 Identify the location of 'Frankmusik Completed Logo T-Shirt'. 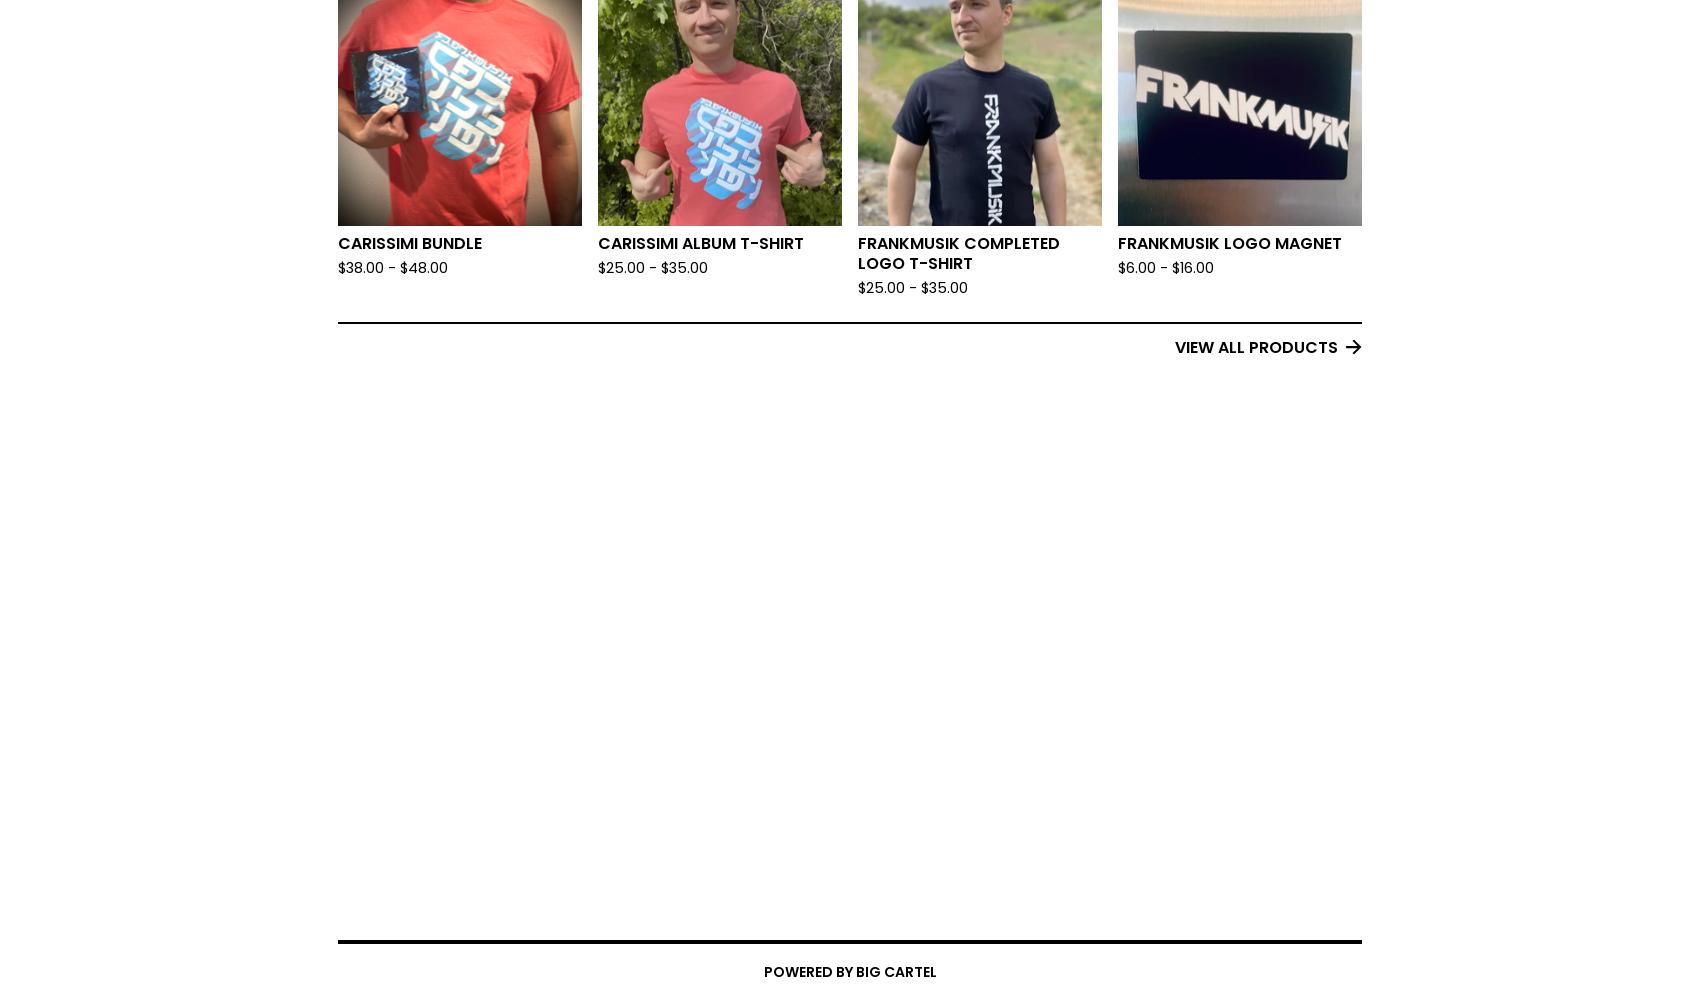
(957, 253).